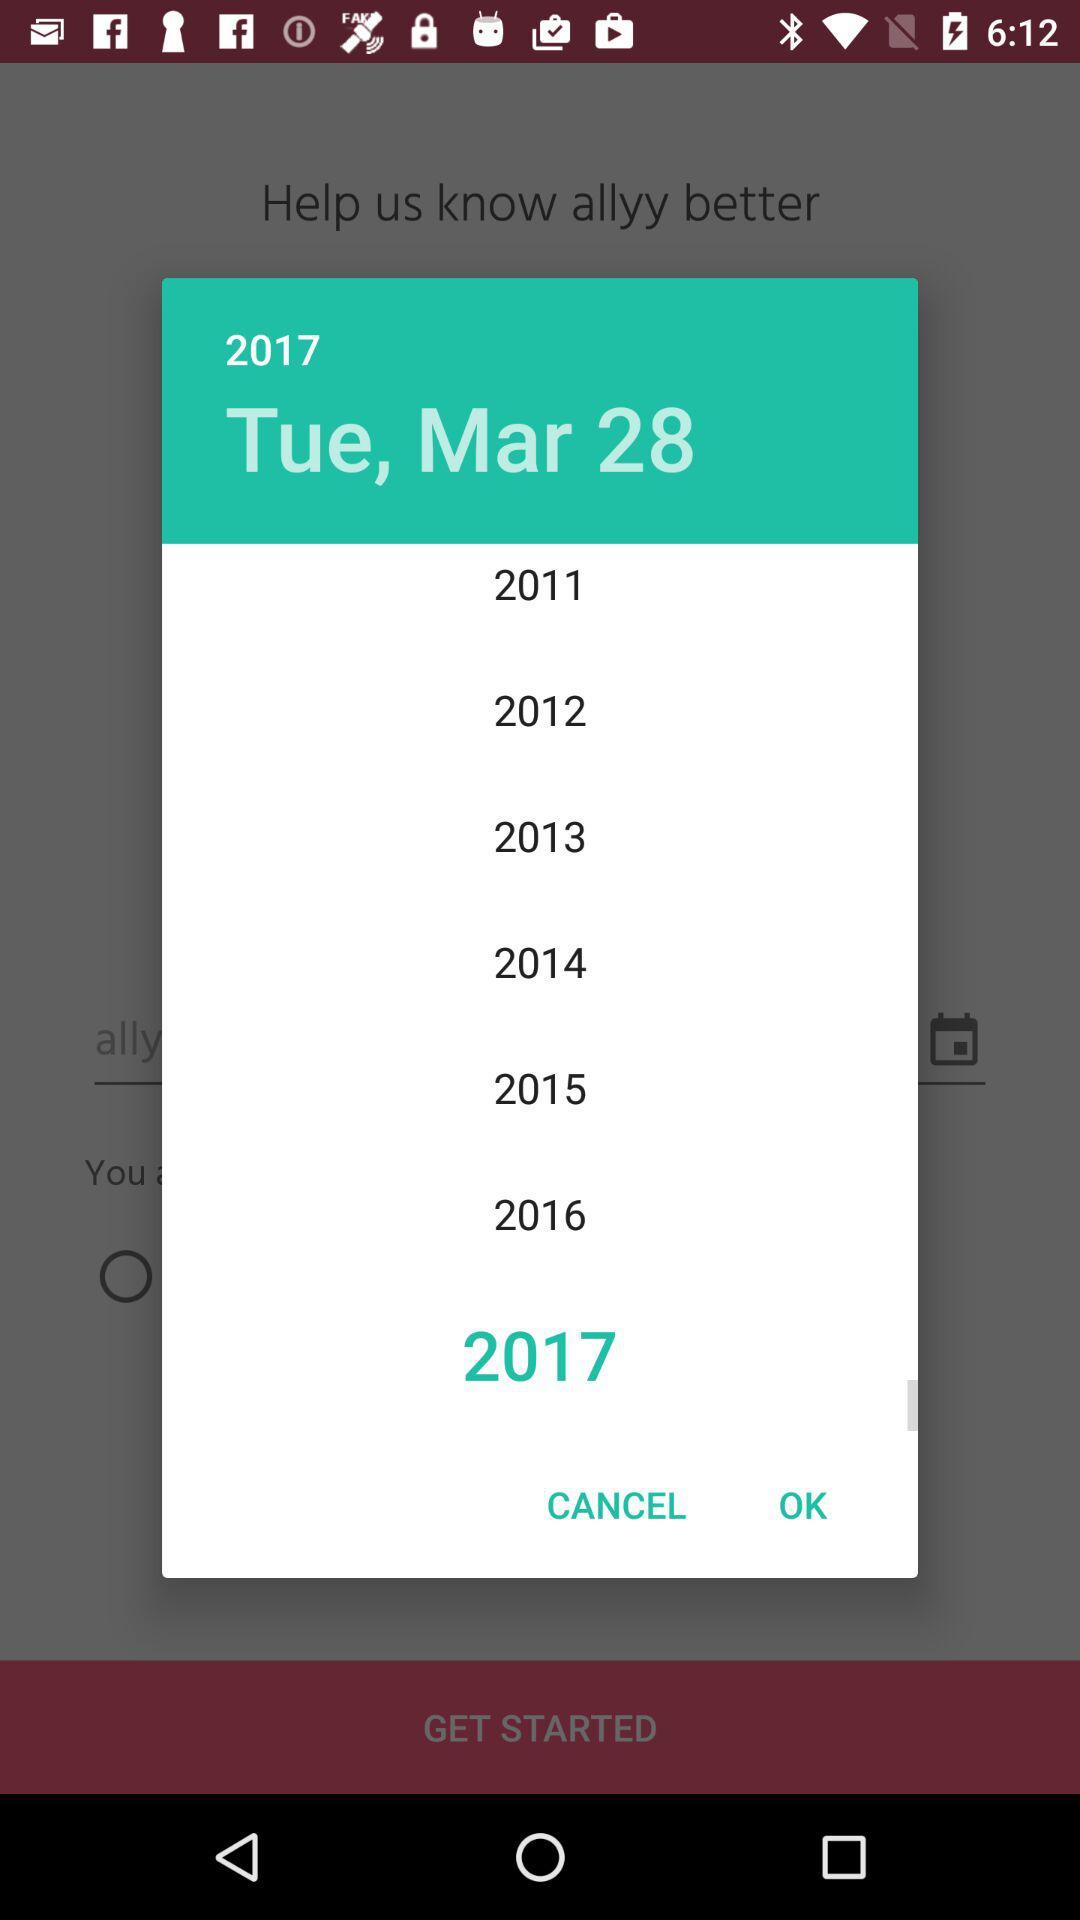 The image size is (1080, 1920). Describe the element at coordinates (801, 1504) in the screenshot. I see `the item next to the cancel` at that location.